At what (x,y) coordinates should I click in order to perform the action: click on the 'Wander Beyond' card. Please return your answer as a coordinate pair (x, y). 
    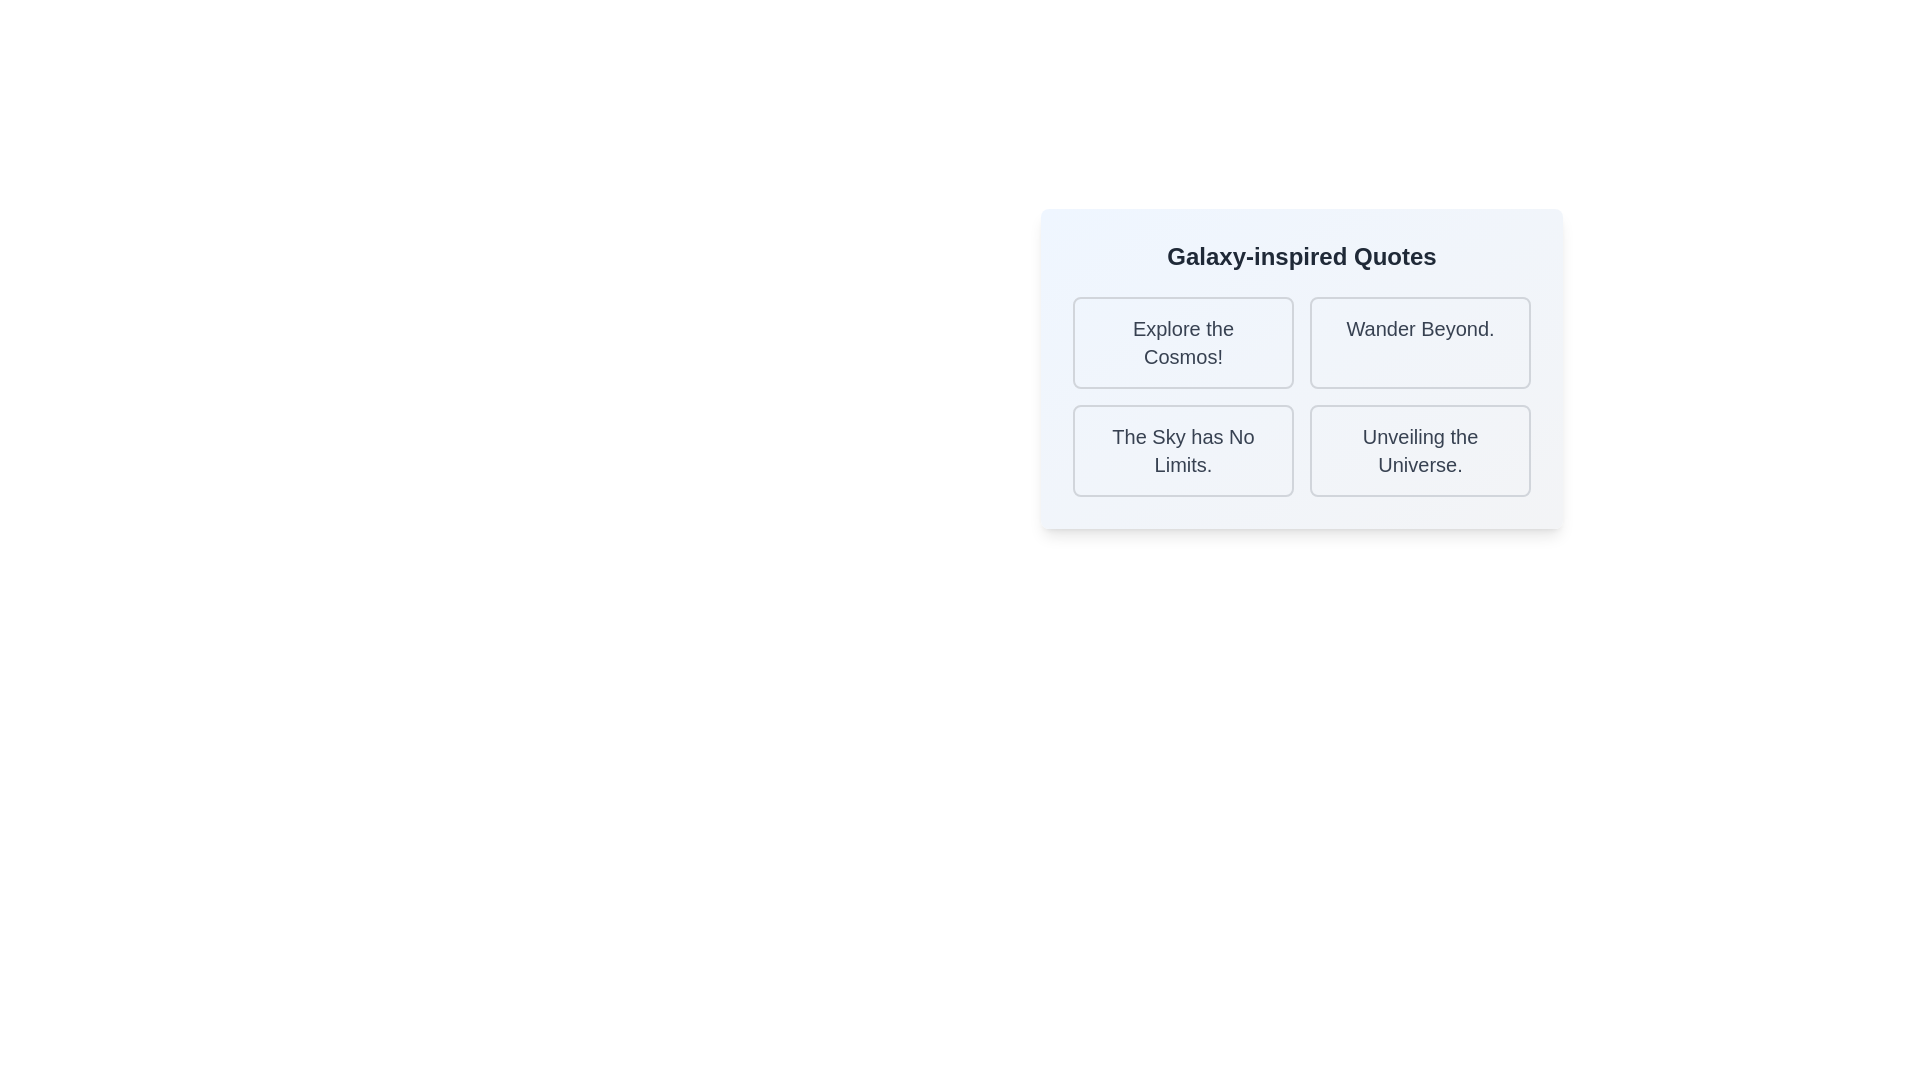
    Looking at the image, I should click on (1419, 342).